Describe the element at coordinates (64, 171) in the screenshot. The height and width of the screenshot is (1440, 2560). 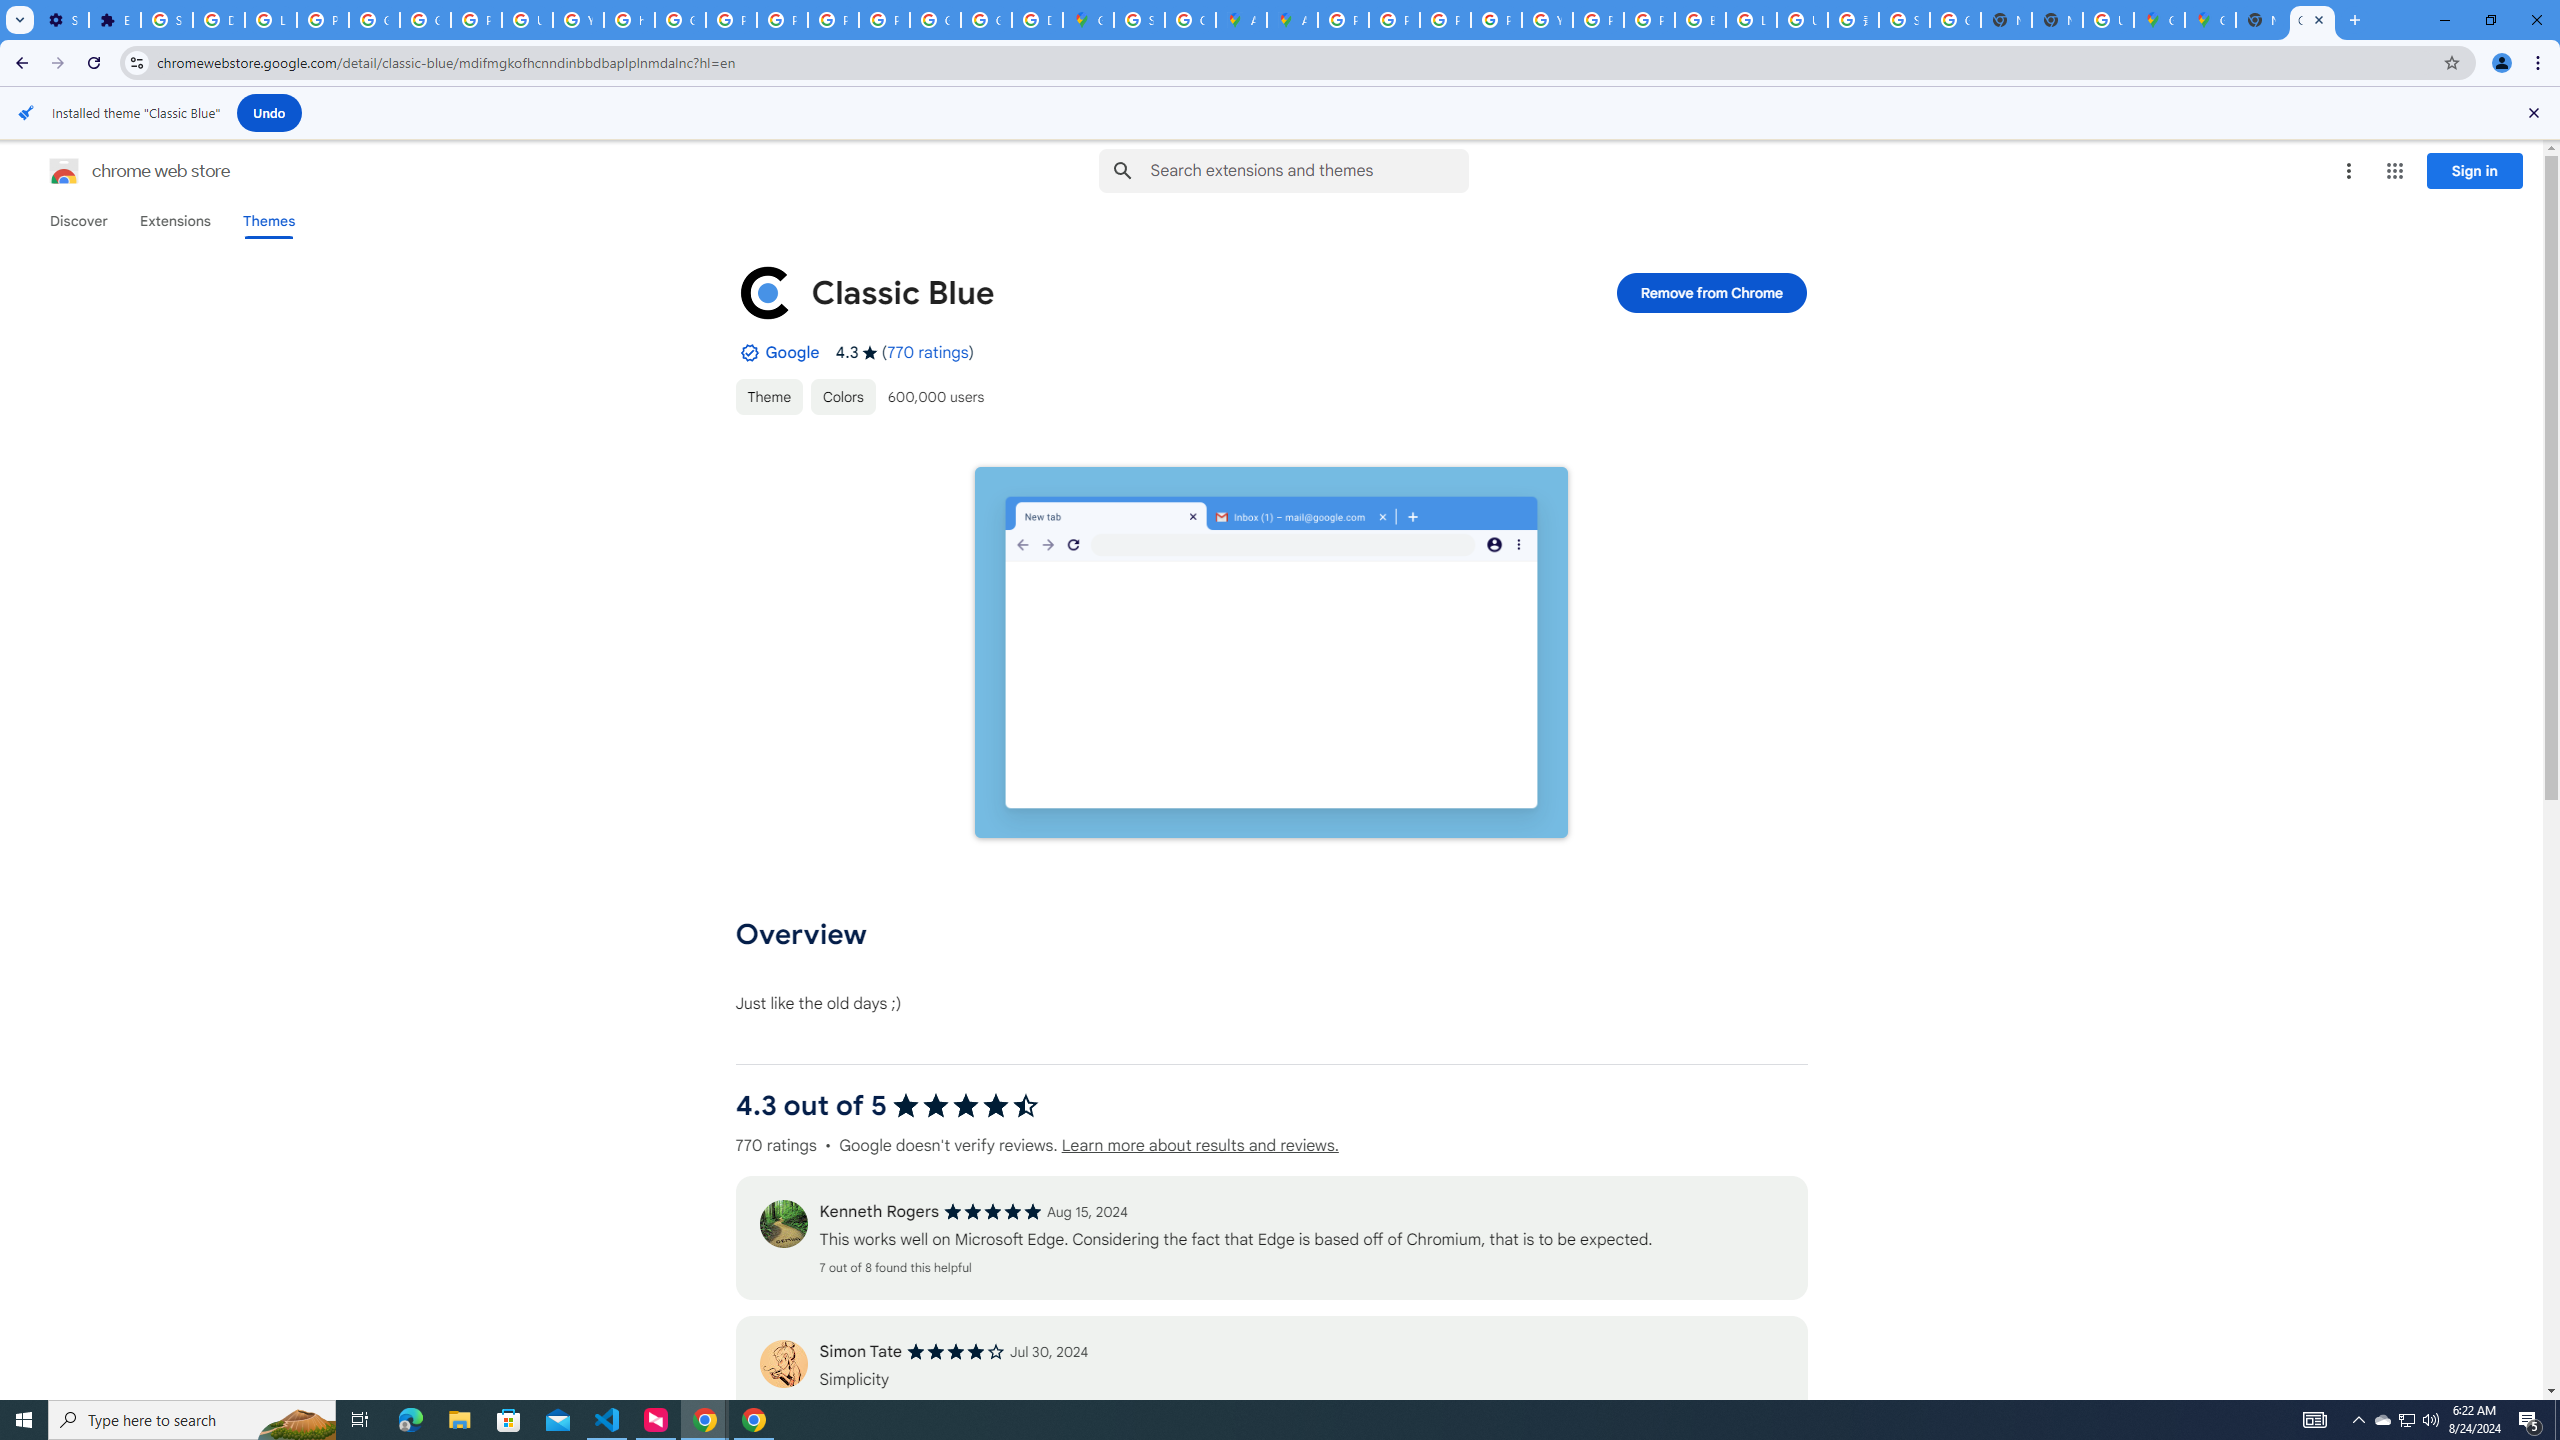
I see `'Chrome Web Store logo'` at that location.